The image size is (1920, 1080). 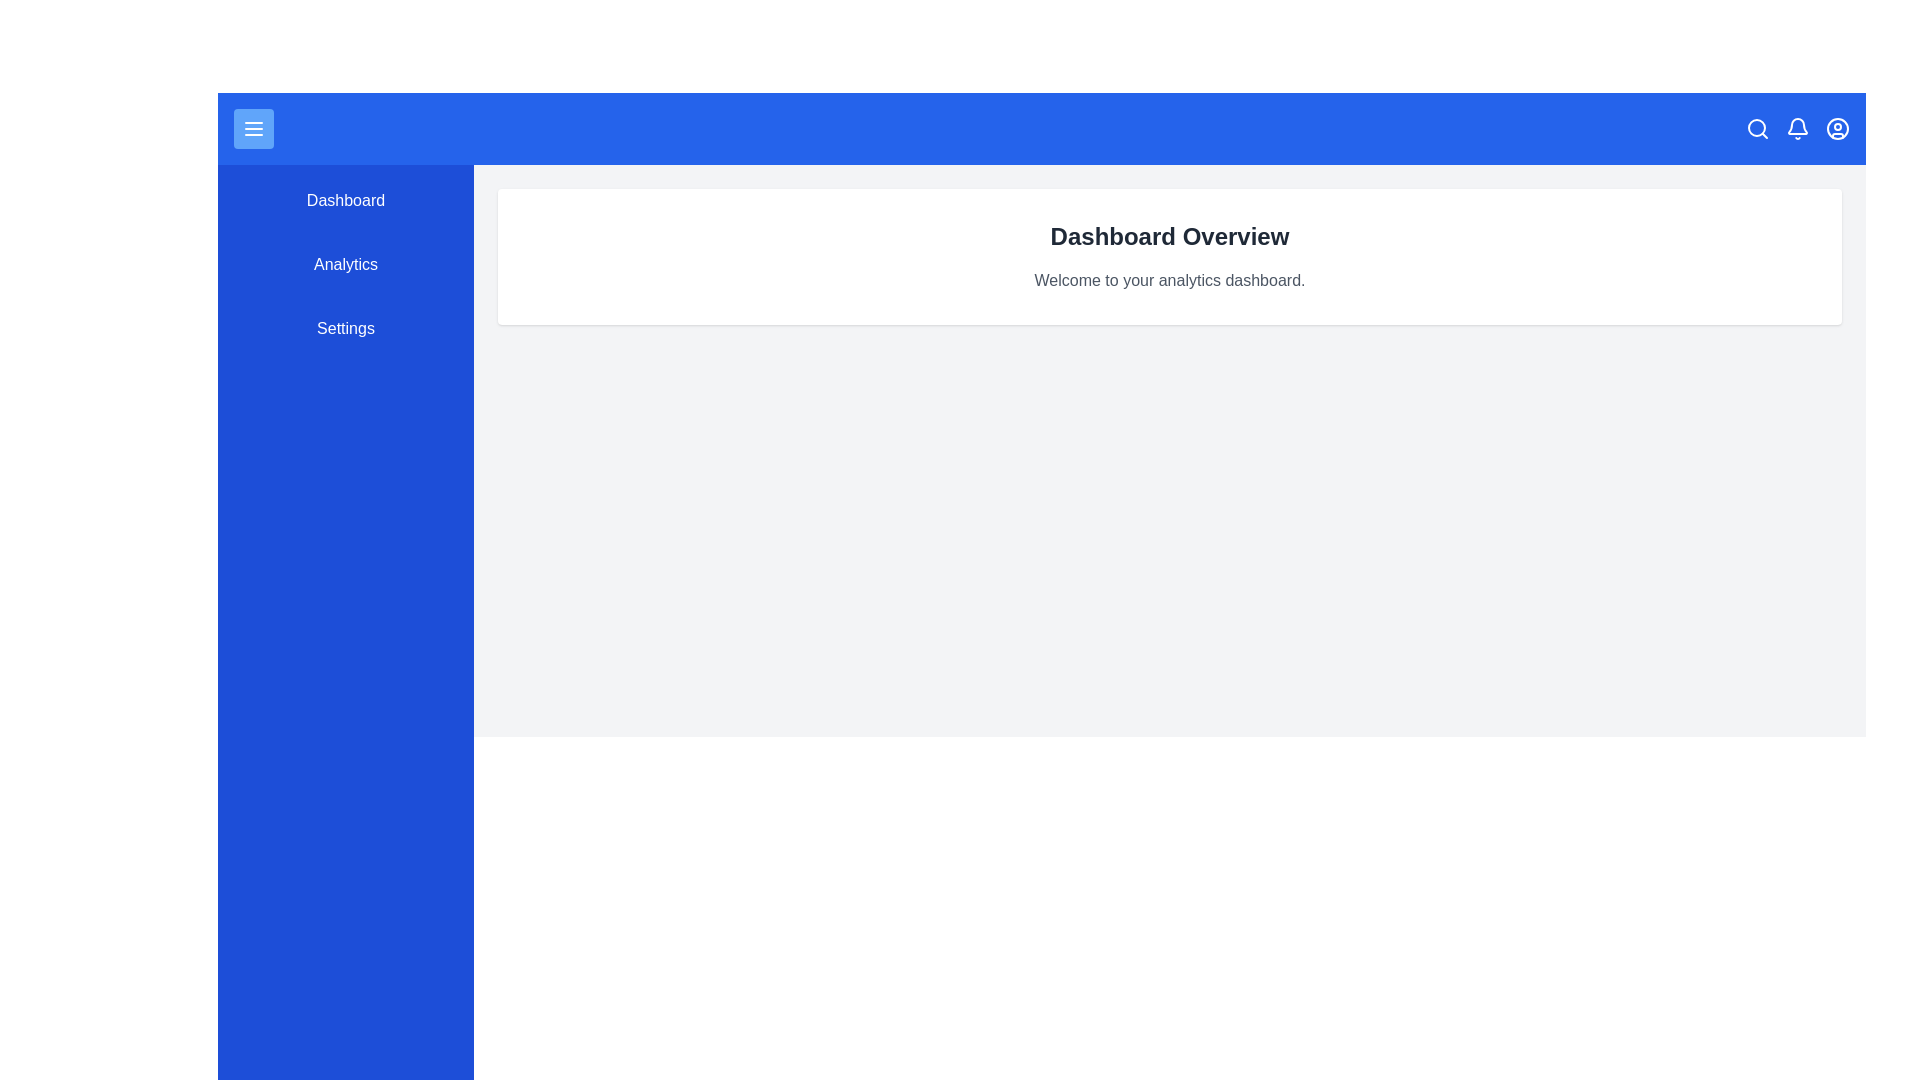 What do you see at coordinates (253, 128) in the screenshot?
I see `the menu button to toggle the navigation menu visibility` at bounding box center [253, 128].